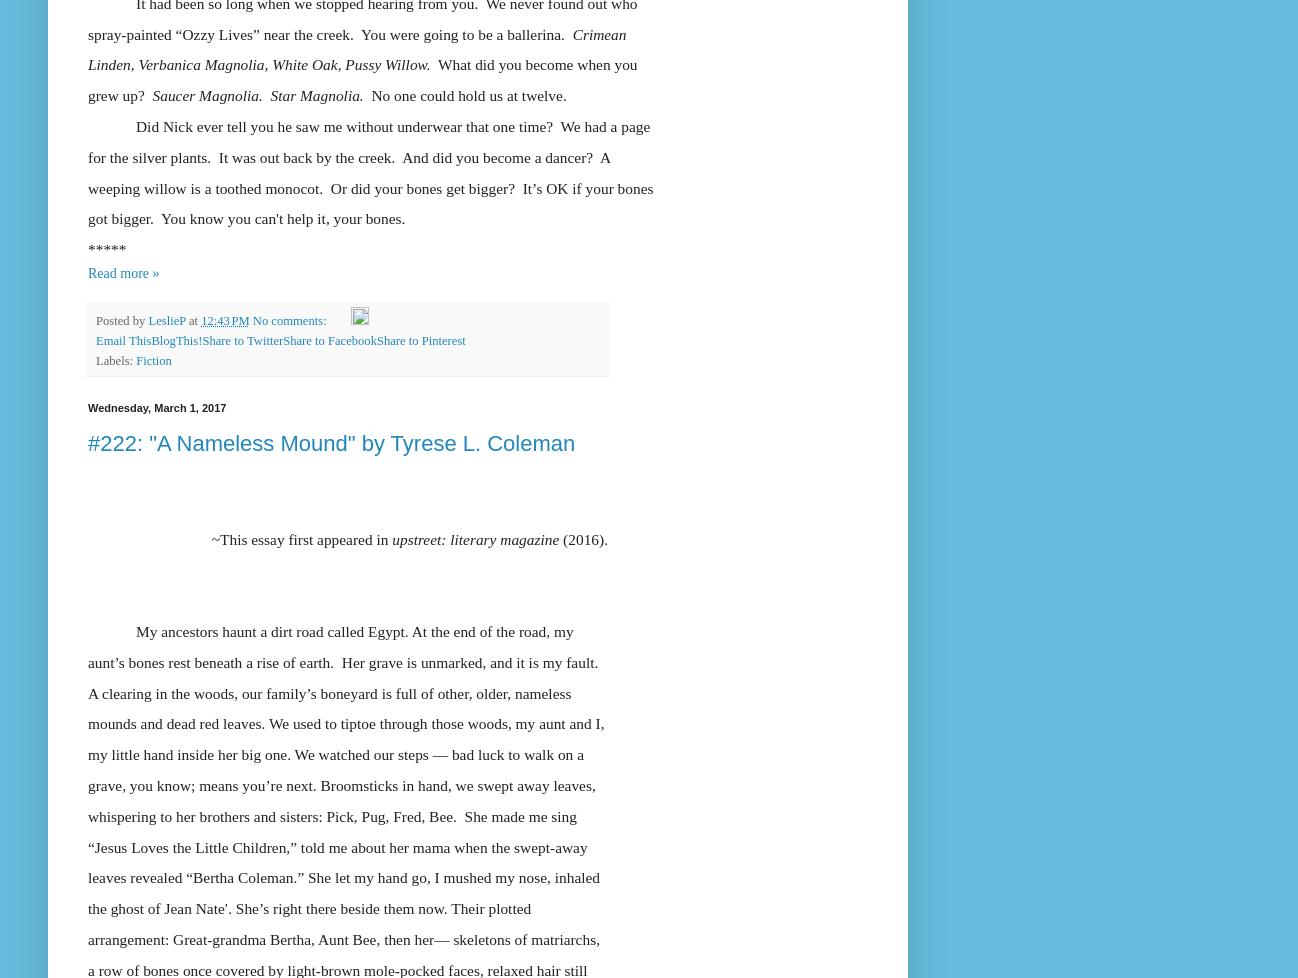  I want to click on '~This
essay first appeared in', so click(211, 538).